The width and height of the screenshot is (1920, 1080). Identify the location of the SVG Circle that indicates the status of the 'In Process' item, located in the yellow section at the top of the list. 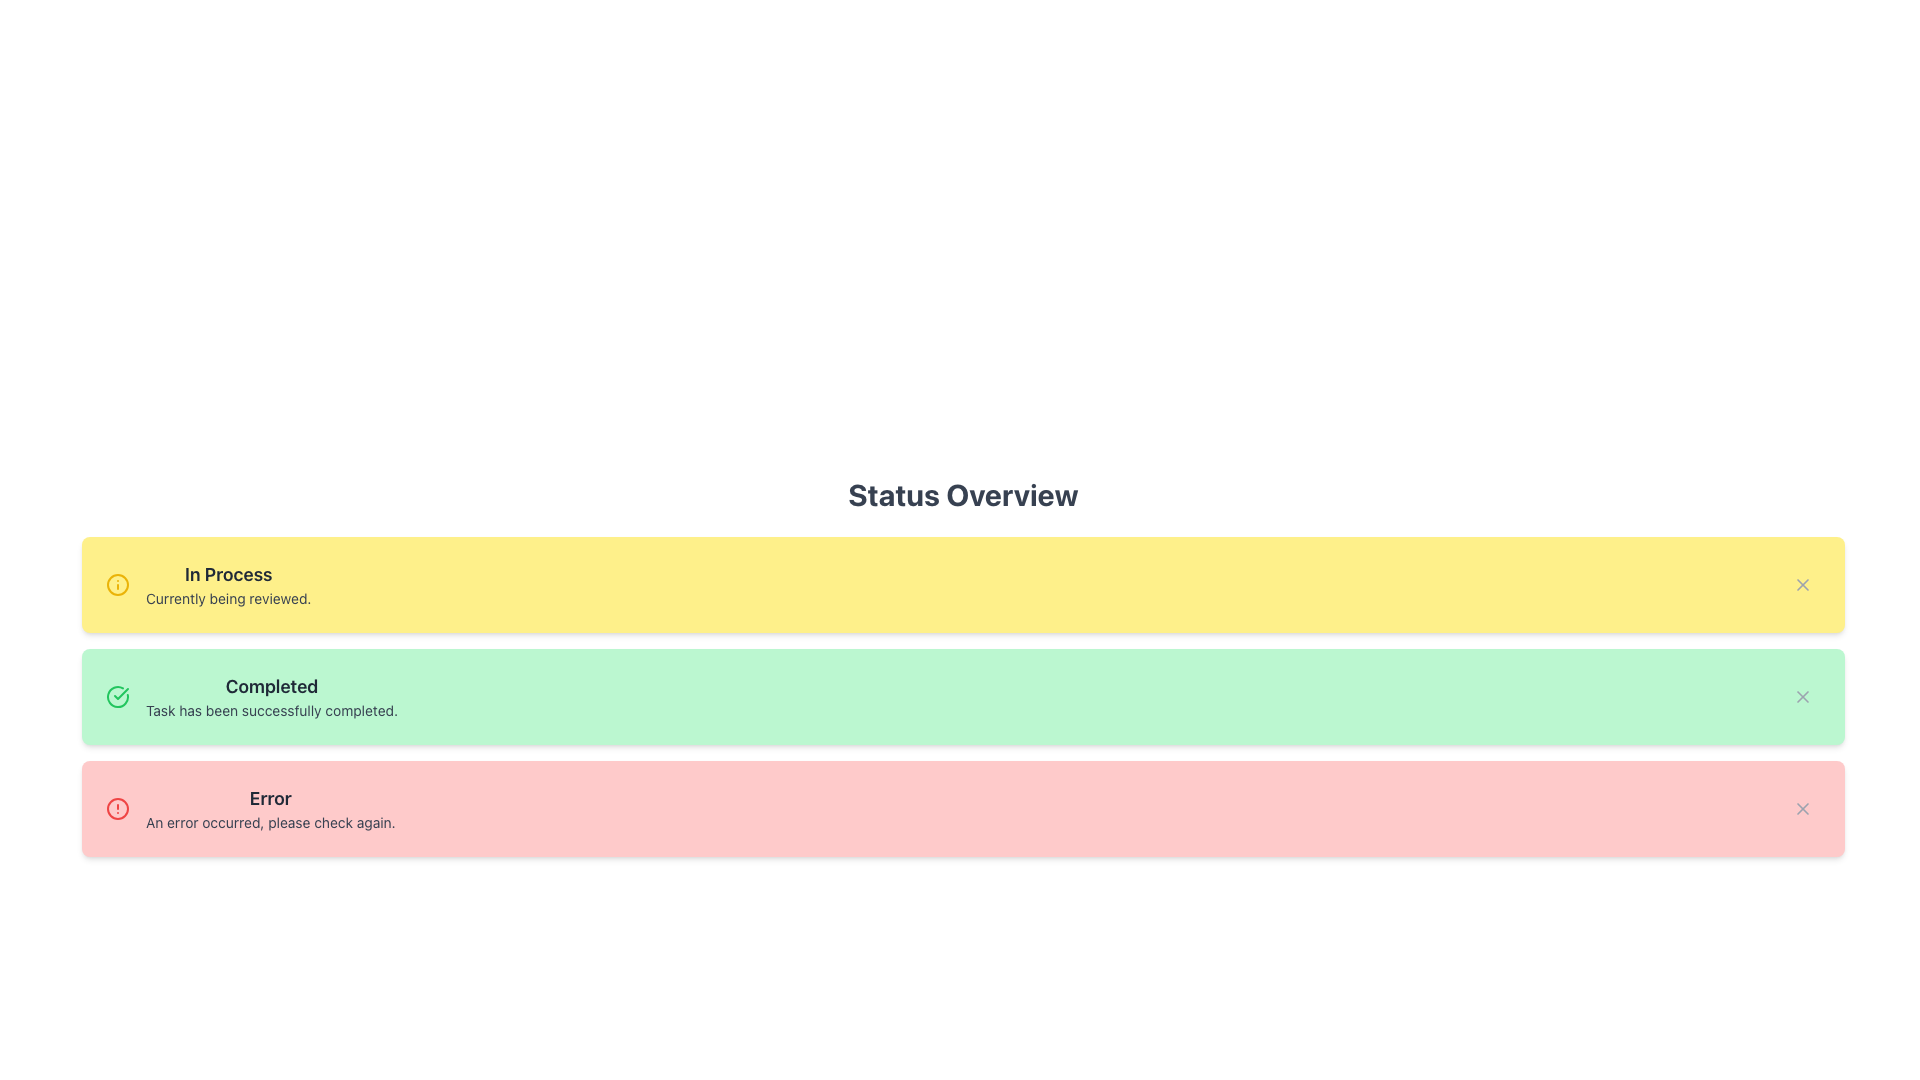
(117, 585).